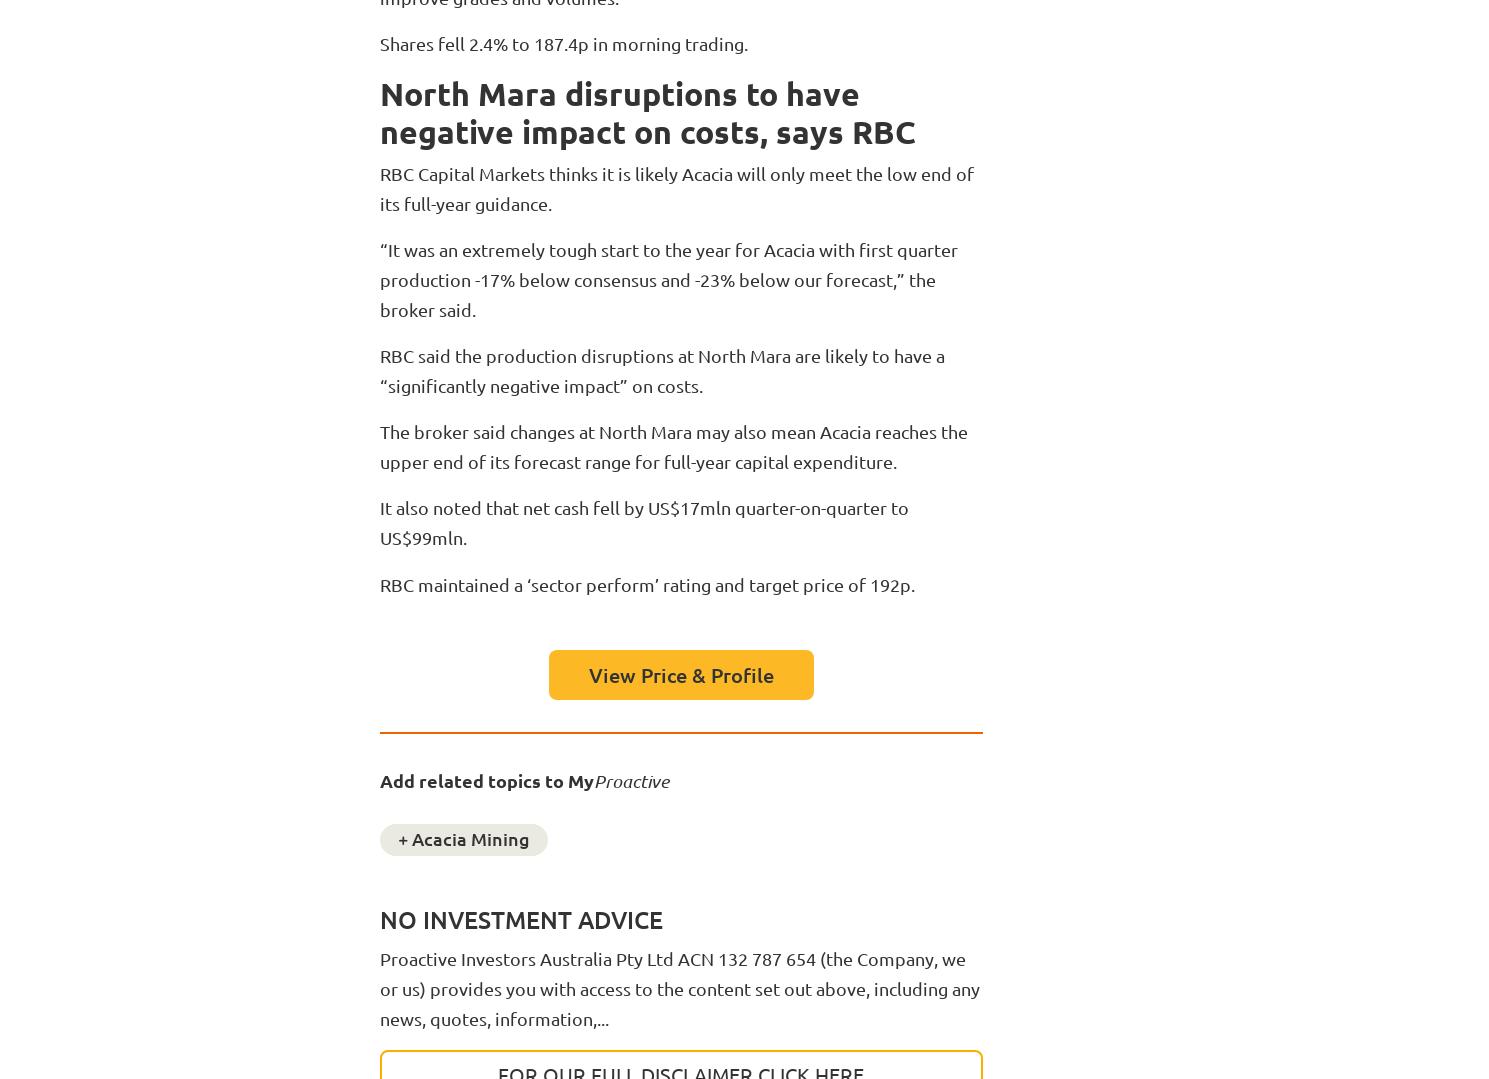 Image resolution: width=1489 pixels, height=1079 pixels. Describe the element at coordinates (261, 633) in the screenshot. I see `'Investor deep dive'` at that location.